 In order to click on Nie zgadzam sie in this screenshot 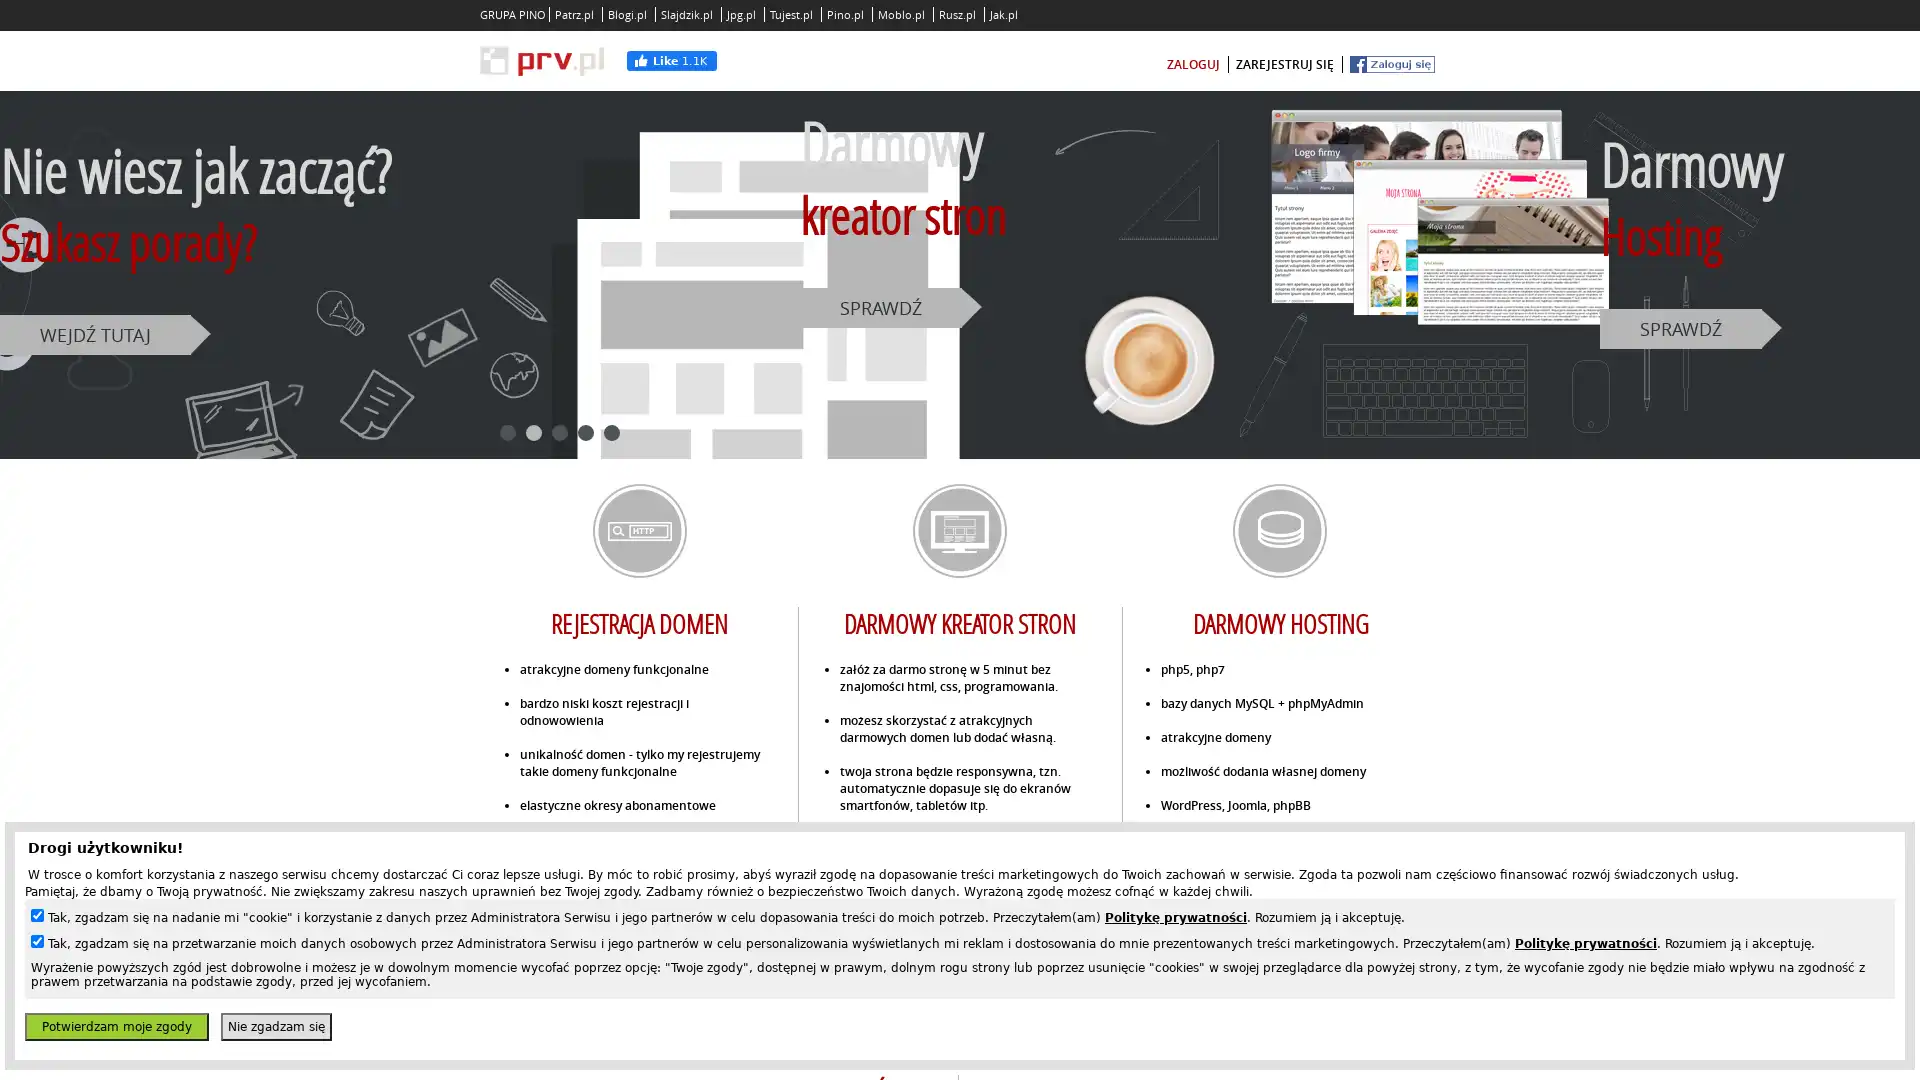, I will do `click(275, 1026)`.